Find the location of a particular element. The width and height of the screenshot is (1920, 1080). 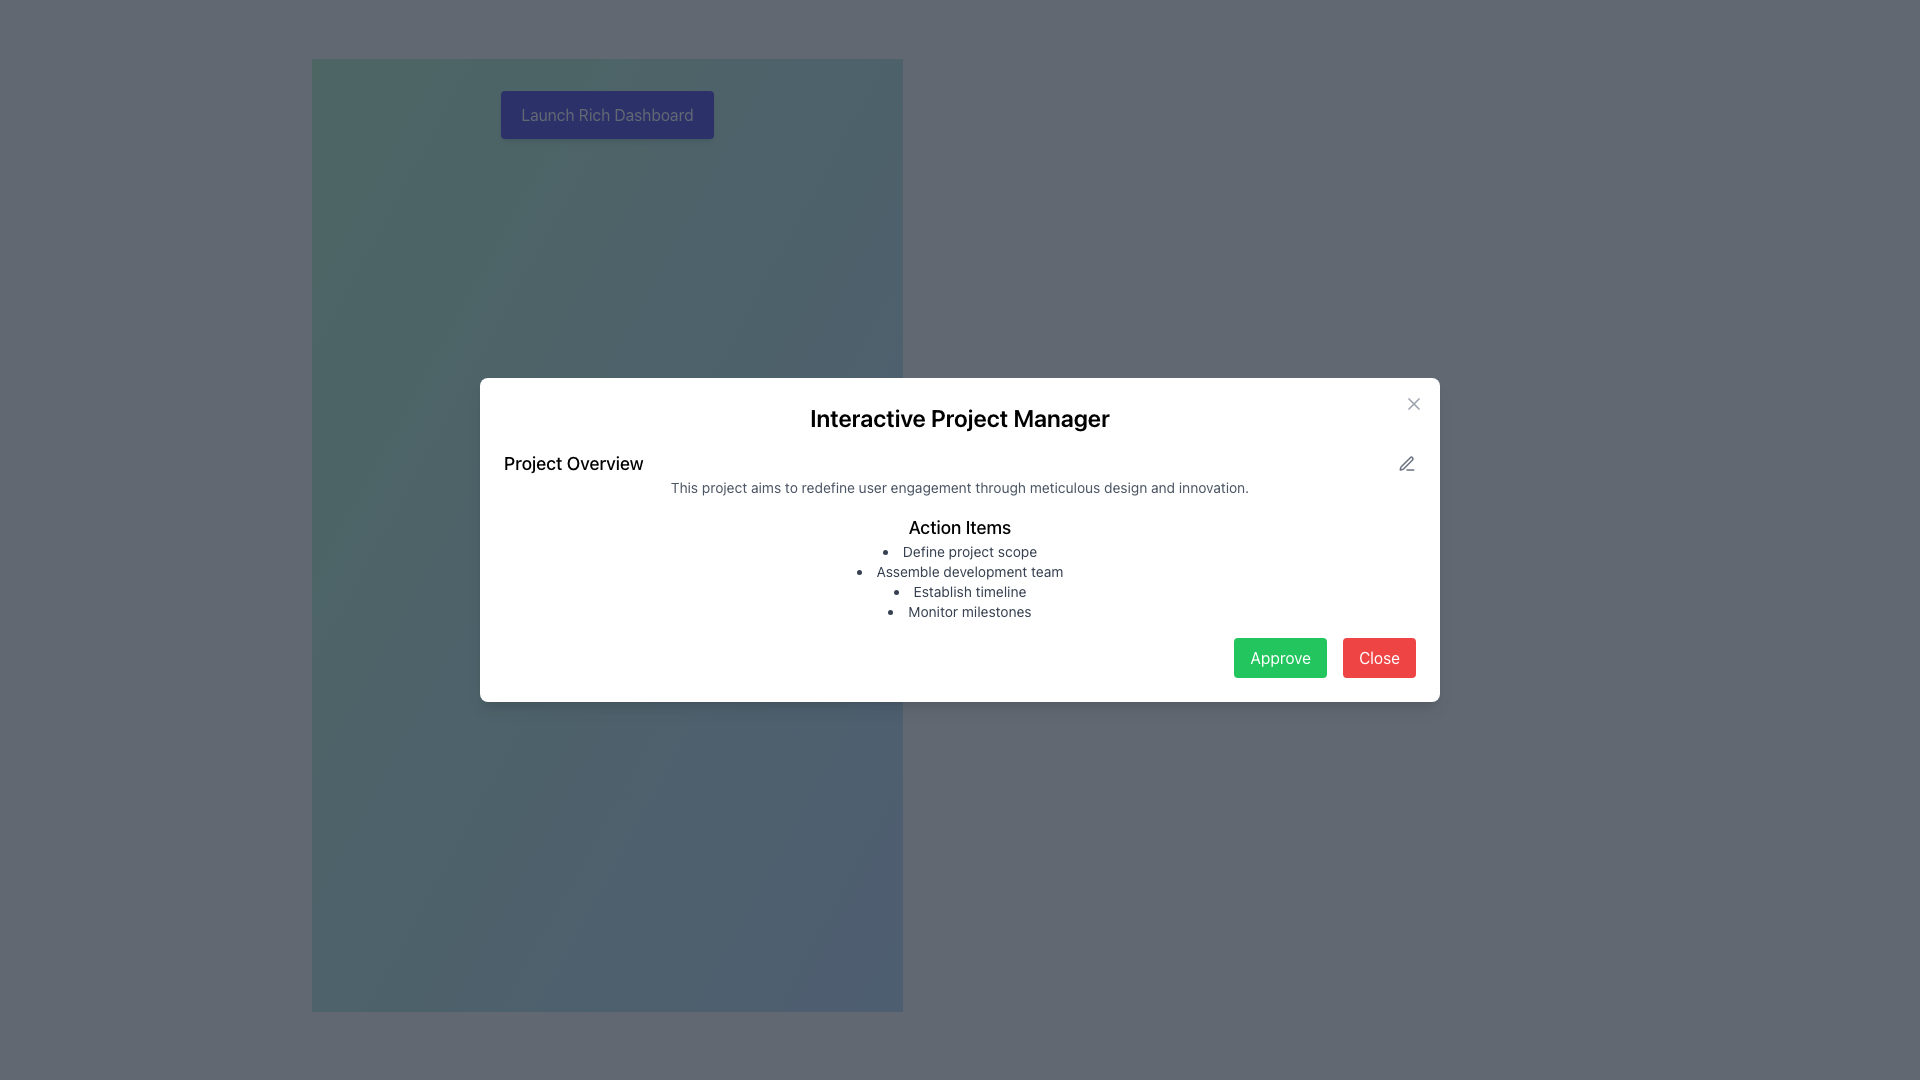

the pen icon button located in the top-right corner of the 'Interactive Project Manager' modal is located at coordinates (1405, 463).